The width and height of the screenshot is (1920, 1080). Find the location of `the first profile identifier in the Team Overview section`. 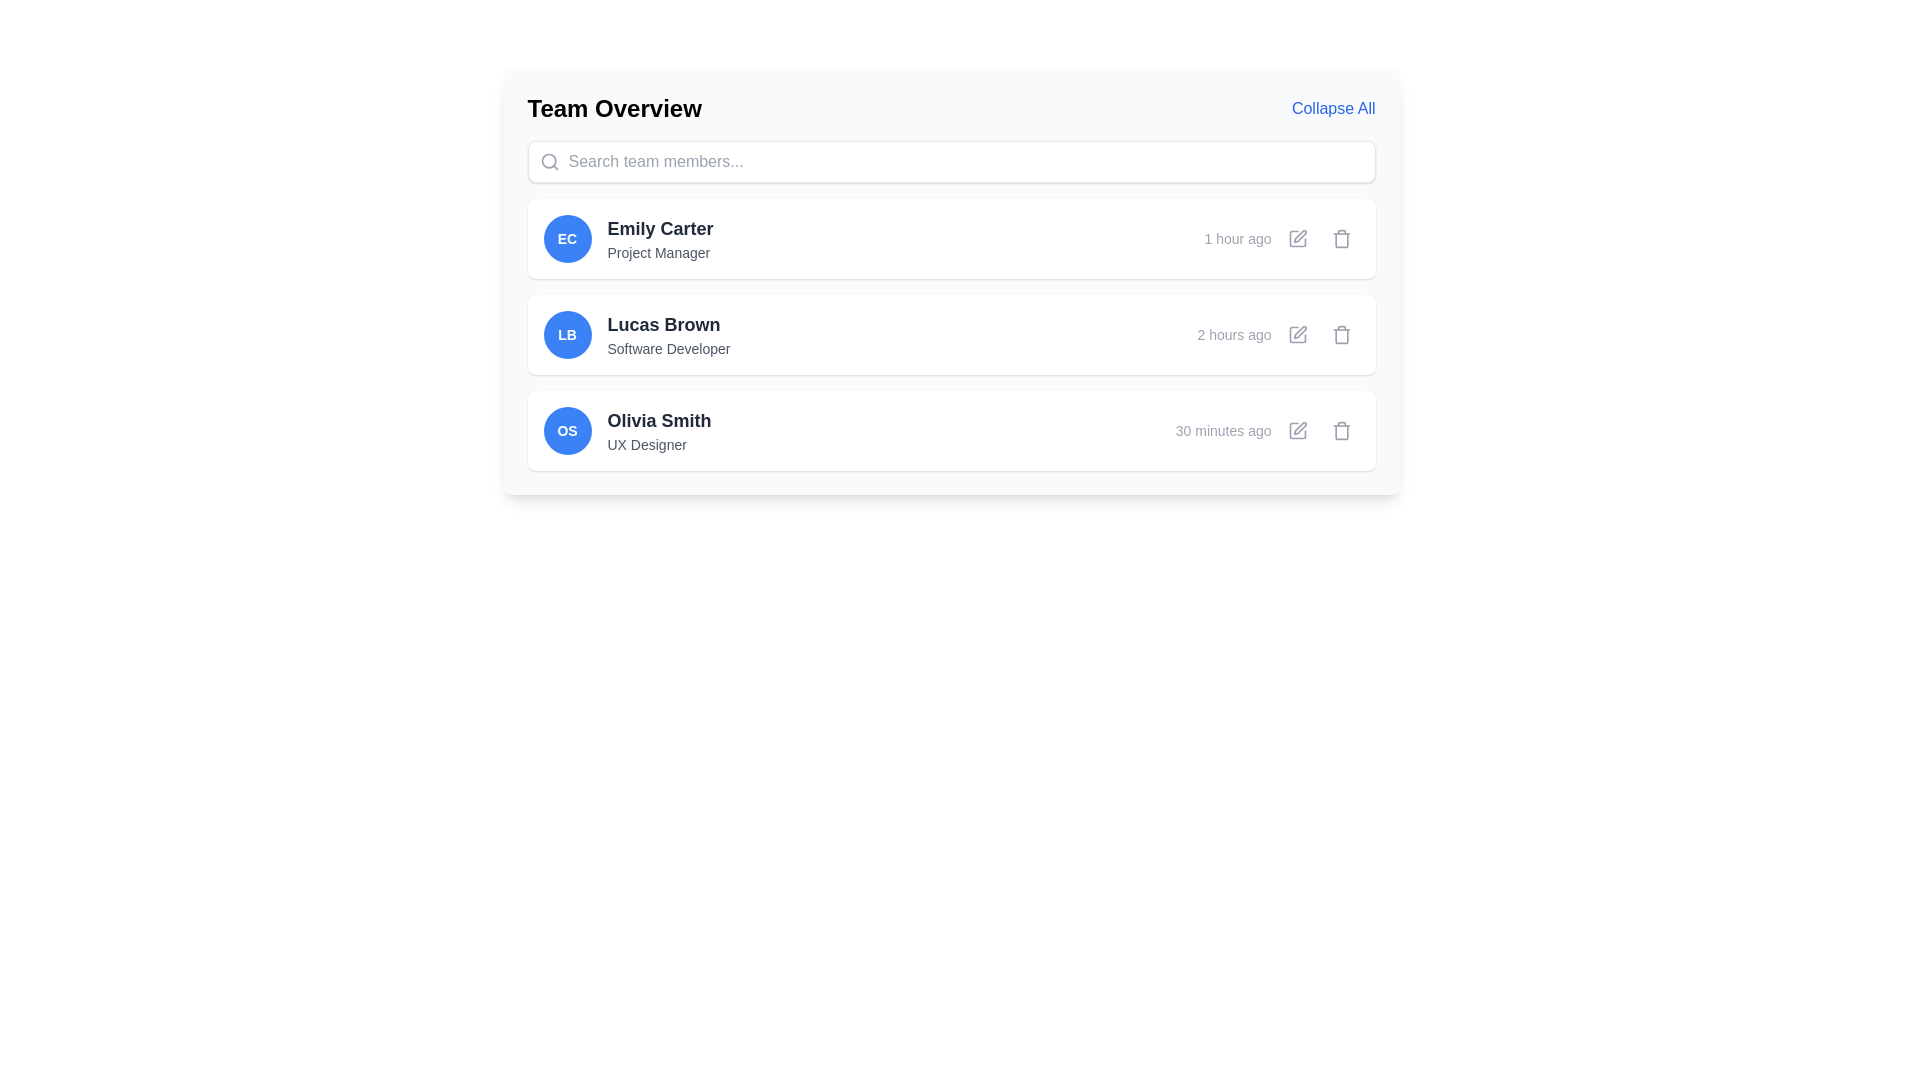

the first profile identifier in the Team Overview section is located at coordinates (627, 238).